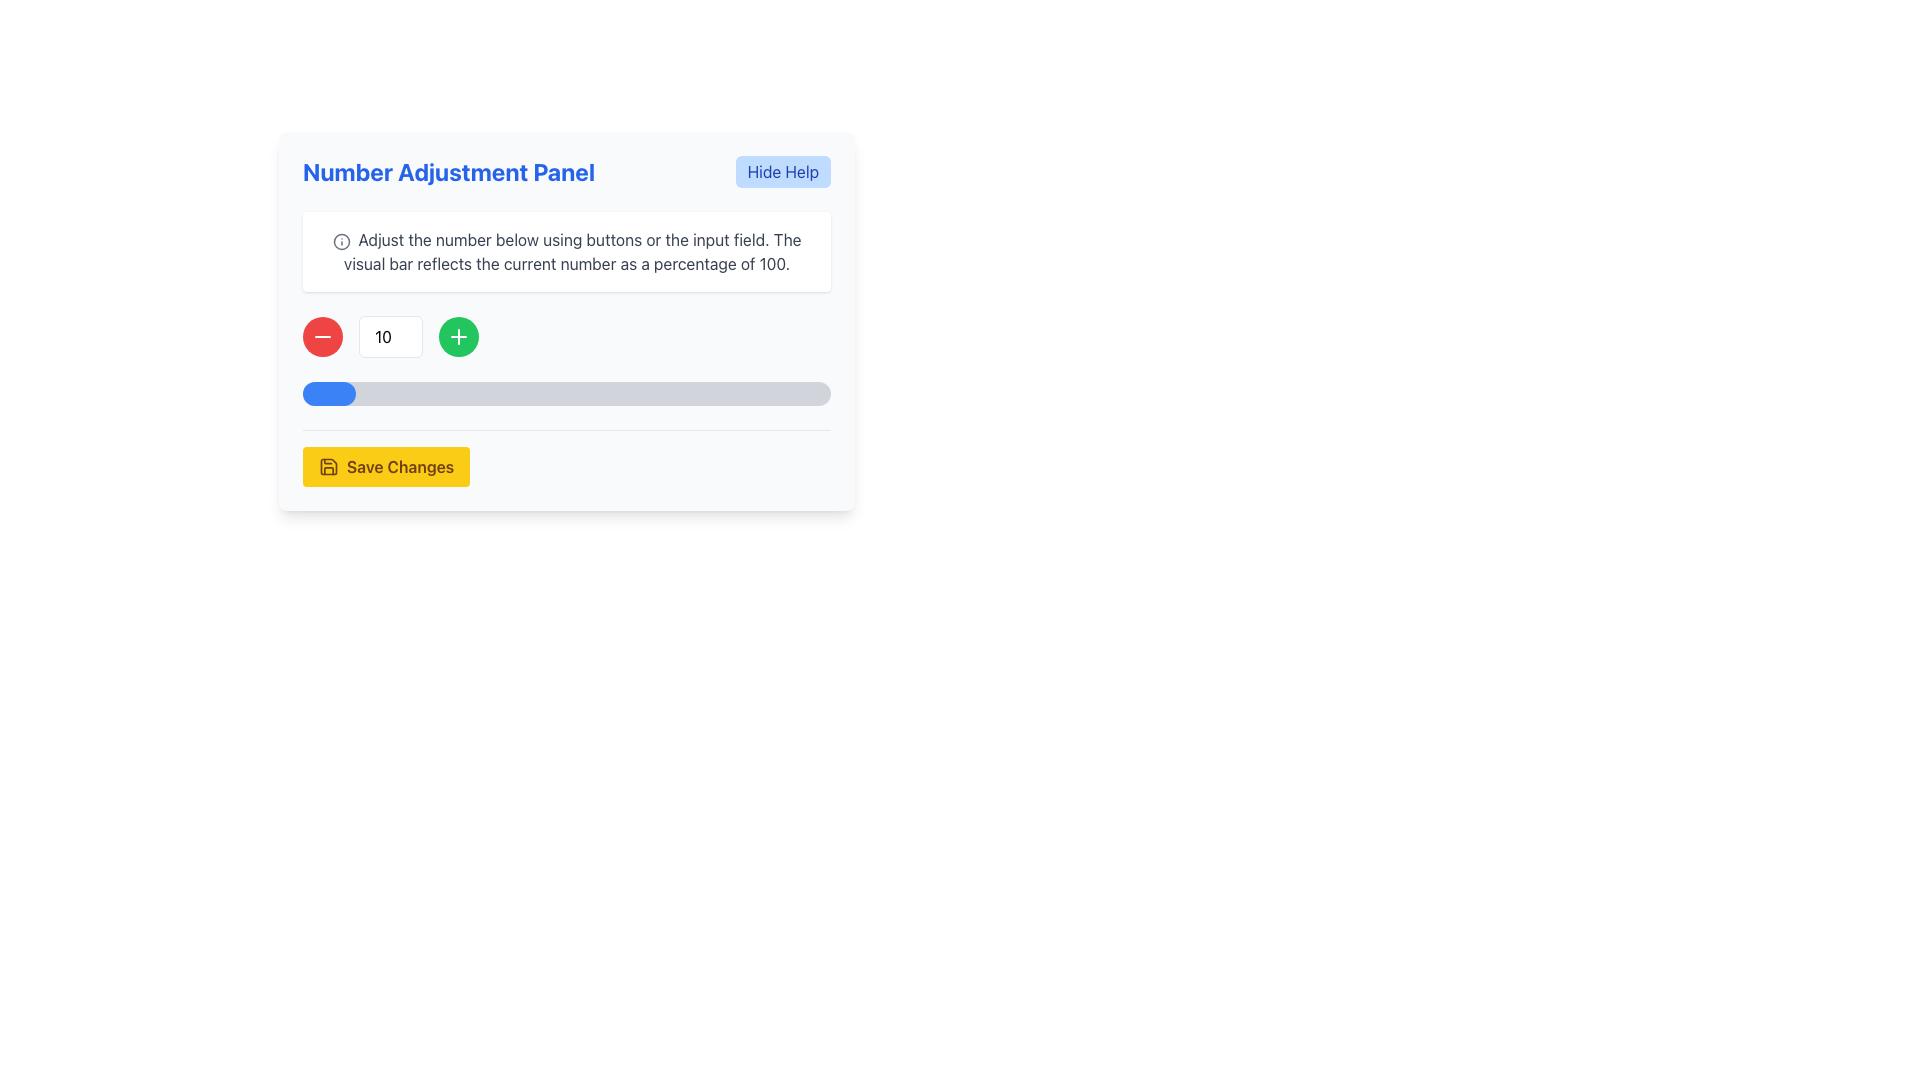 The height and width of the screenshot is (1080, 1920). I want to click on the button located to the right of the numeric input field (value 10), so click(458, 335).